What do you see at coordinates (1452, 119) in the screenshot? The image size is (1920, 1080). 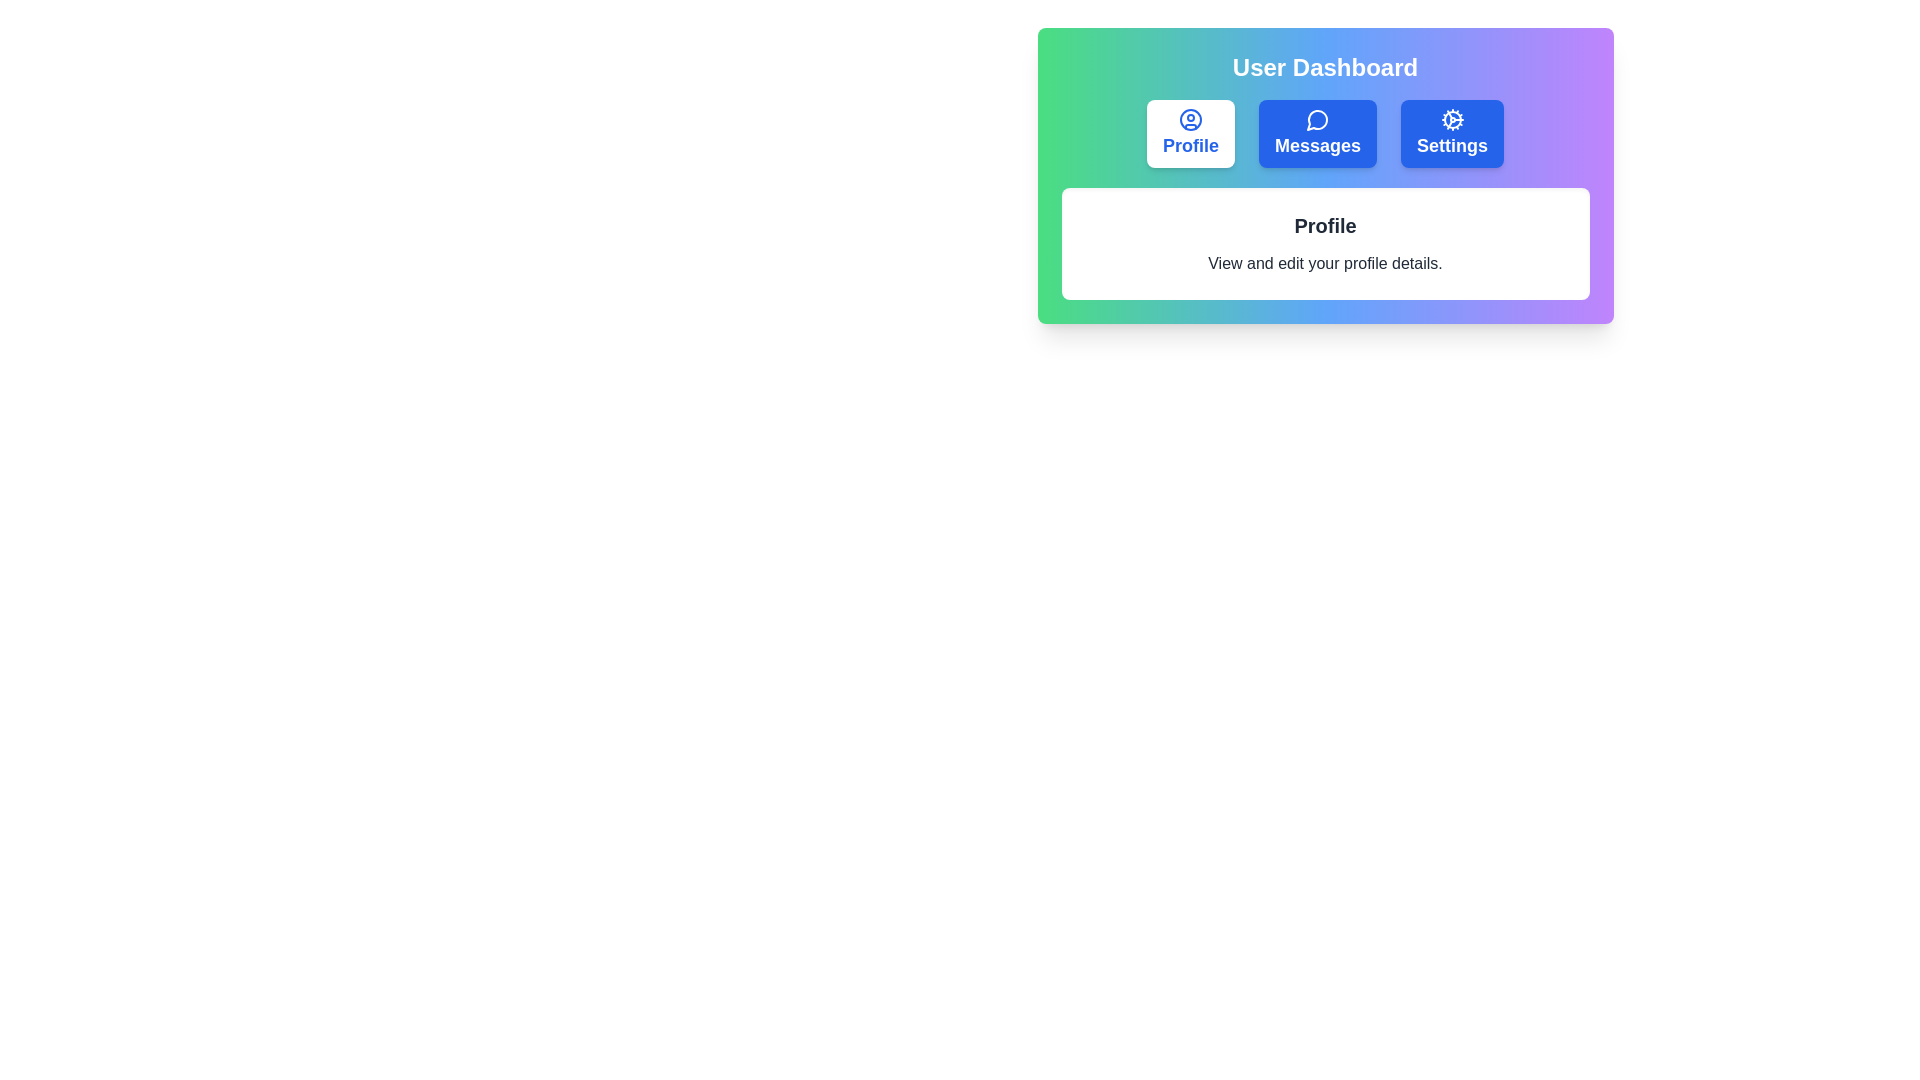 I see `the outer circular part of the cog icon in the Settings section of the User Dashboard` at bounding box center [1452, 119].